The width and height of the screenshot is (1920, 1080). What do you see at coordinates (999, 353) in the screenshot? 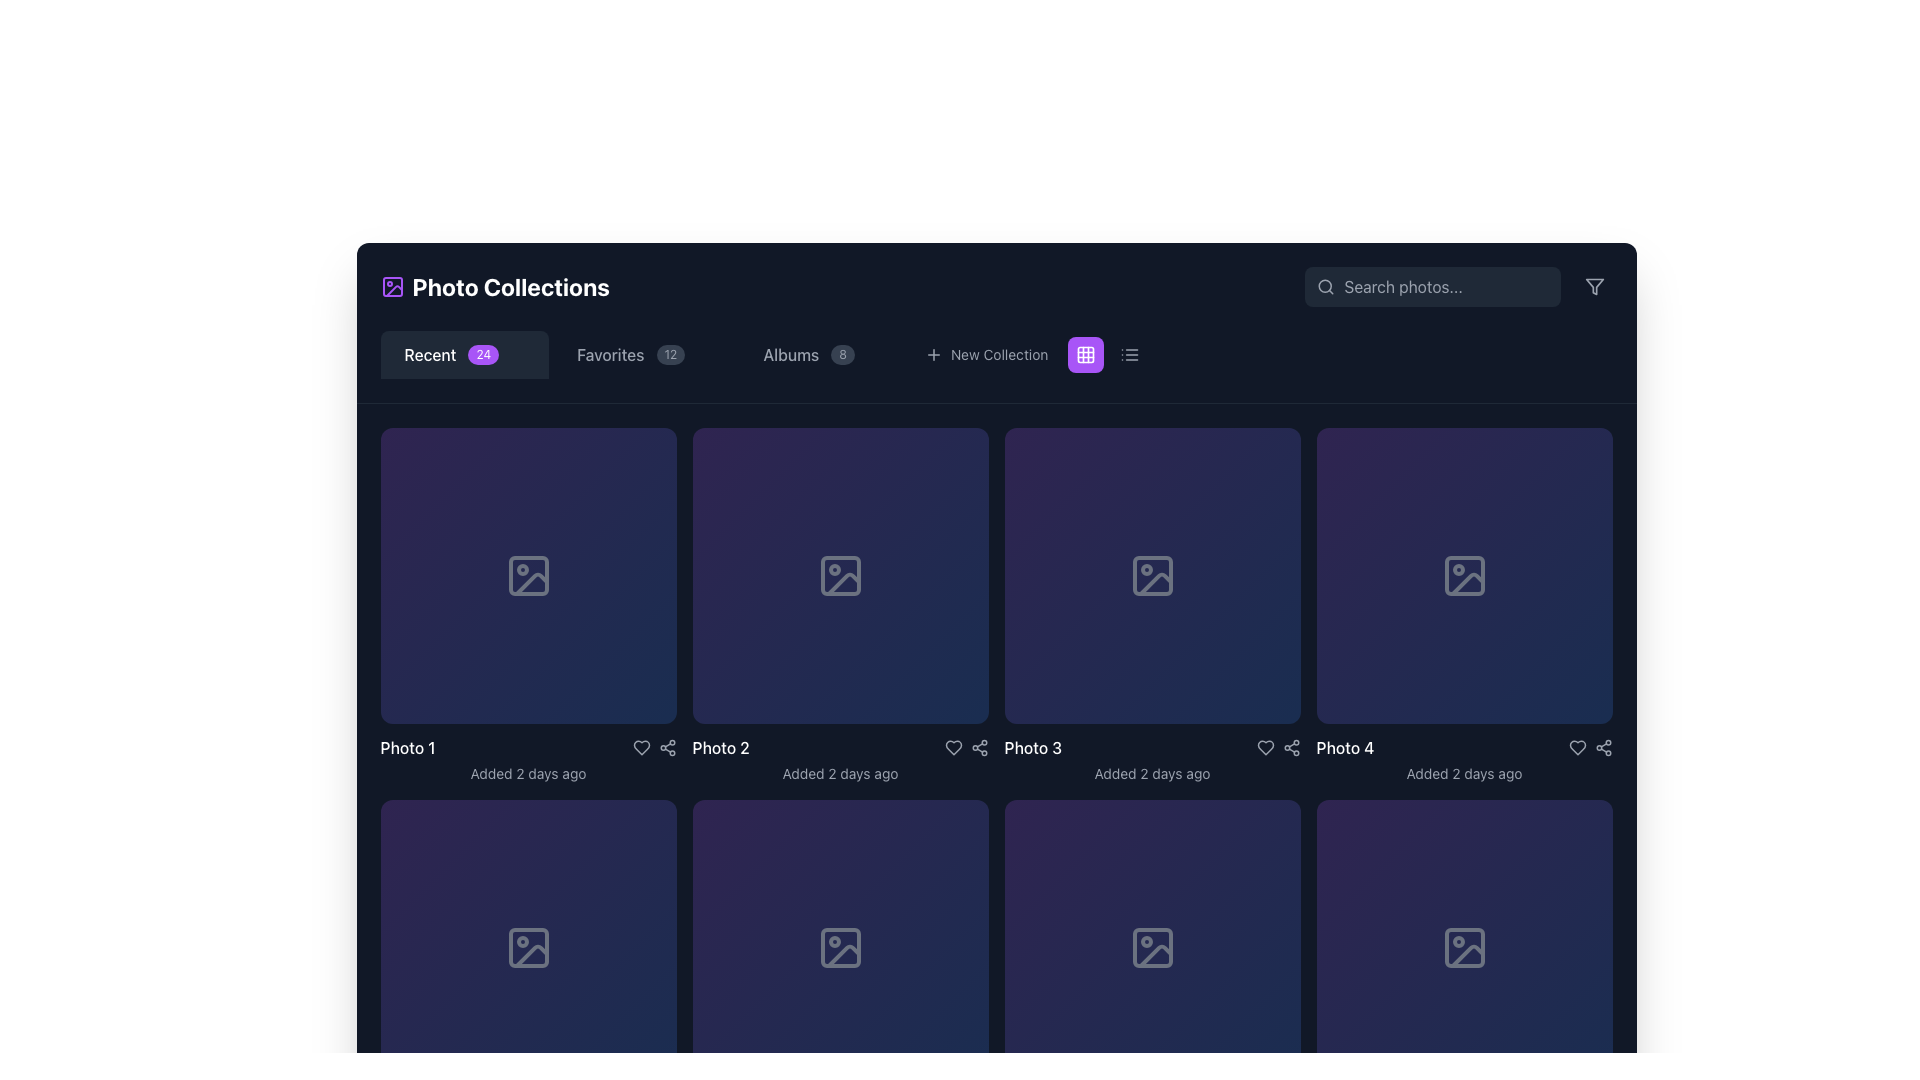
I see `the Text Label indicating the option to create a new collection located in the horizontal toolbar, which is positioned near the top of the interface, immediately following a '+' symbol and adjacent to a square icon` at bounding box center [999, 353].